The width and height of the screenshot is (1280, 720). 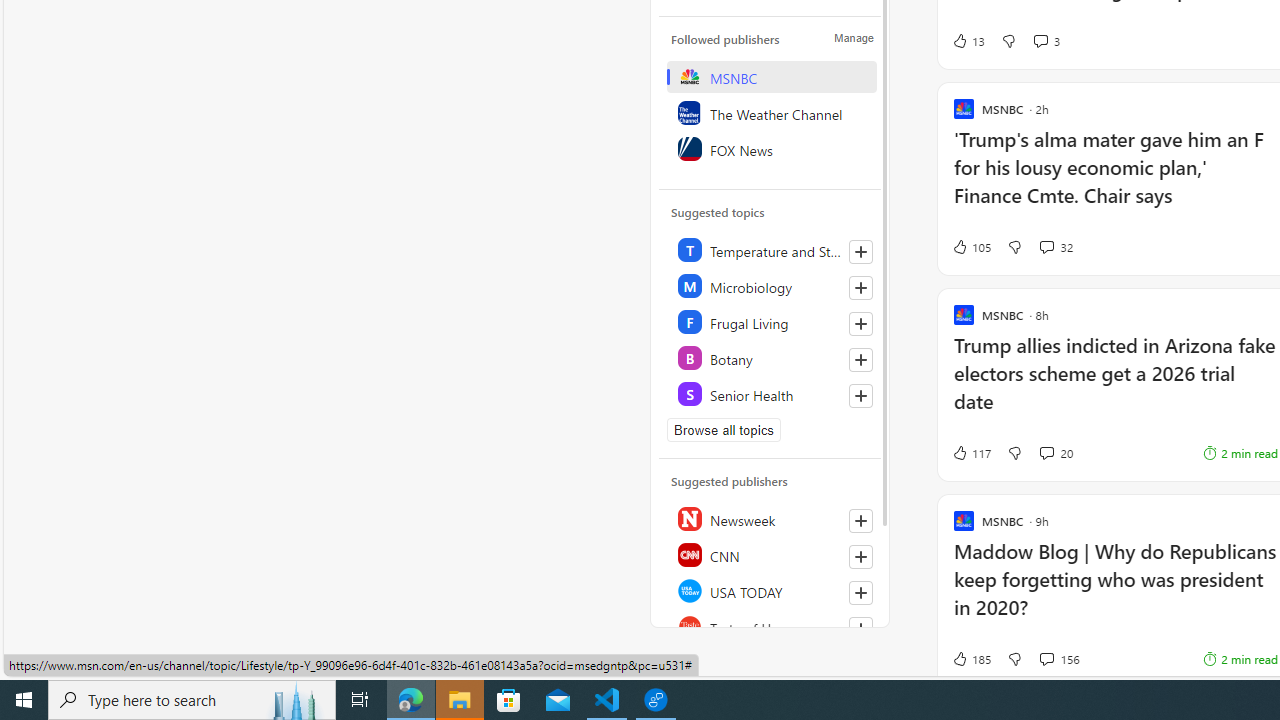 I want to click on 'View comments 20 Comment', so click(x=1045, y=452).